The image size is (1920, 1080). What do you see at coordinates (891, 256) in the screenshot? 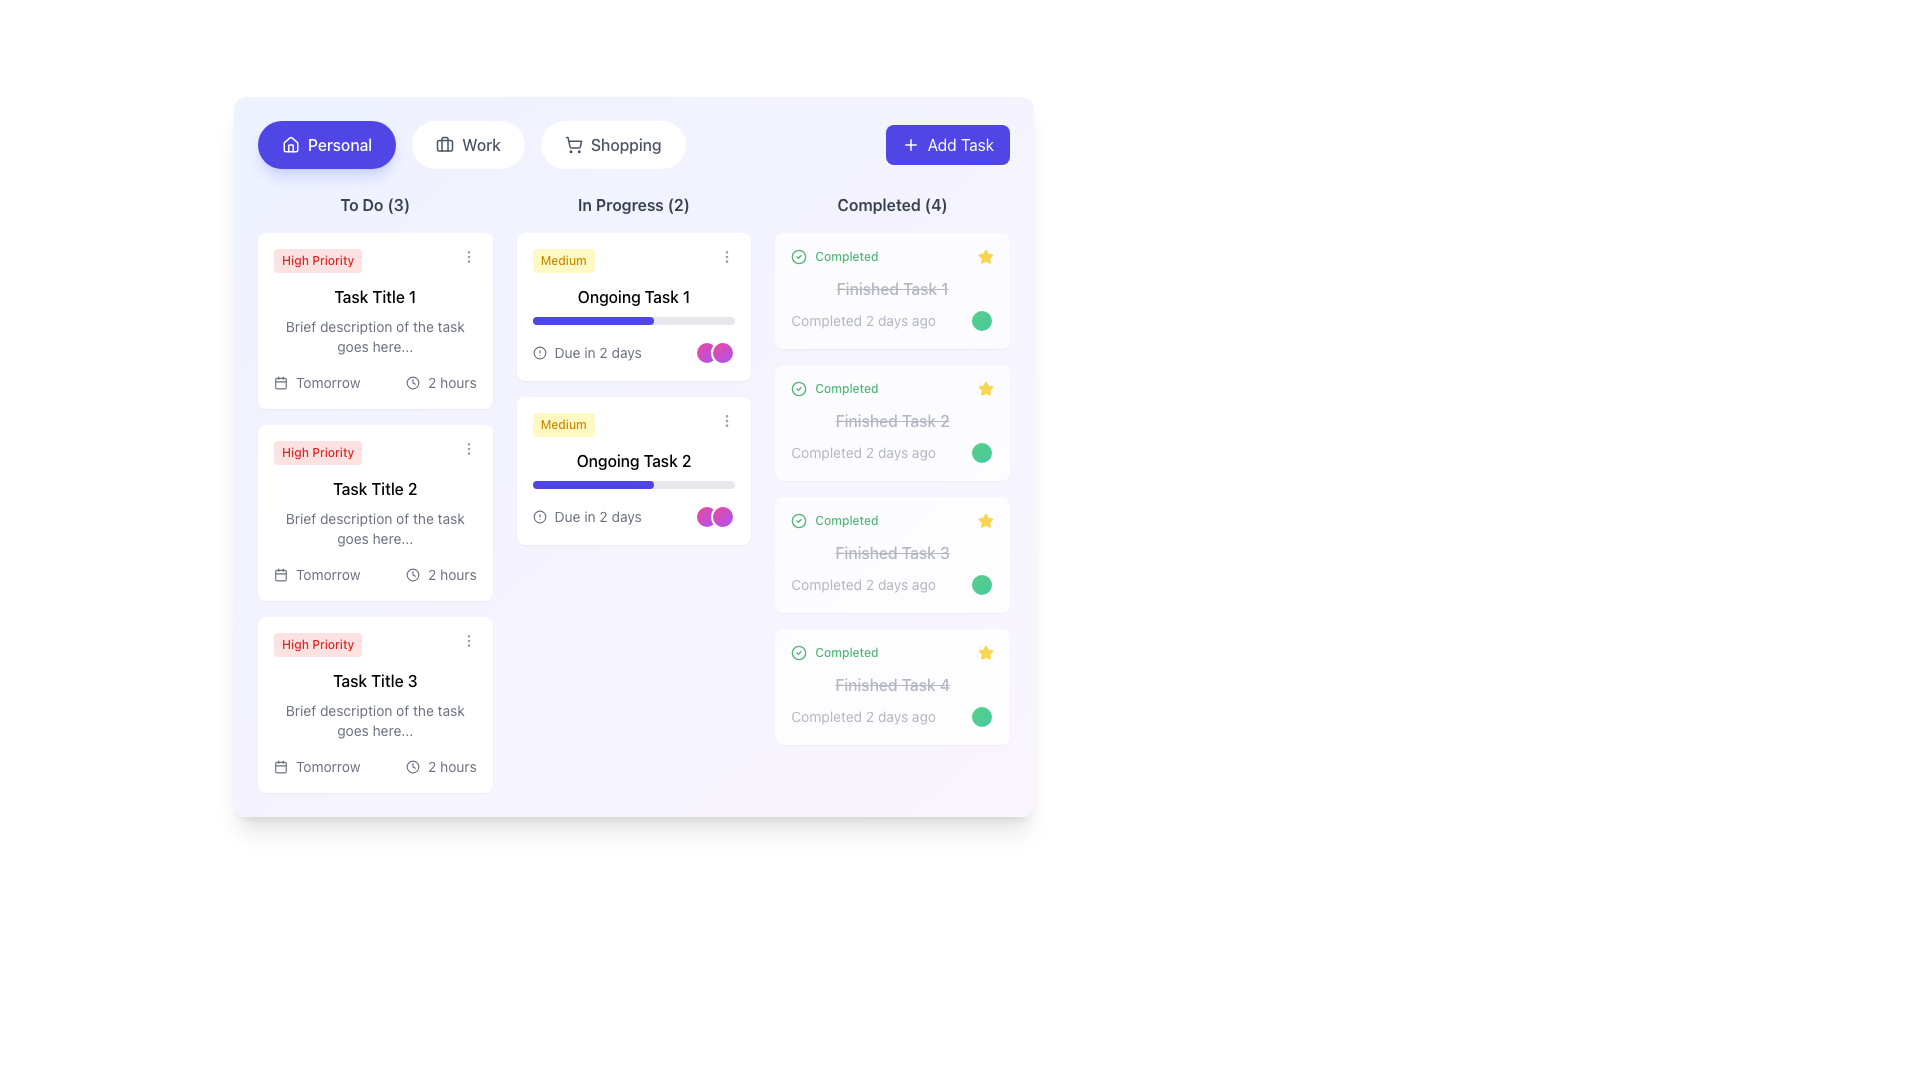
I see `the status of the Label with decorative icons in the 'Completed (4)' section that signifies the completion status of the corresponding task` at bounding box center [891, 256].